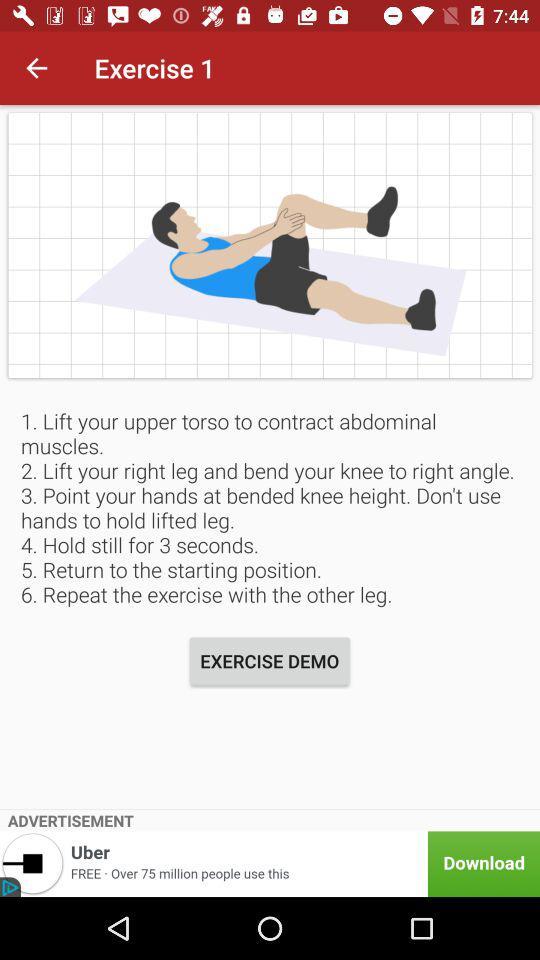 The image size is (540, 960). What do you see at coordinates (36, 68) in the screenshot?
I see `app next to exercise 1 icon` at bounding box center [36, 68].